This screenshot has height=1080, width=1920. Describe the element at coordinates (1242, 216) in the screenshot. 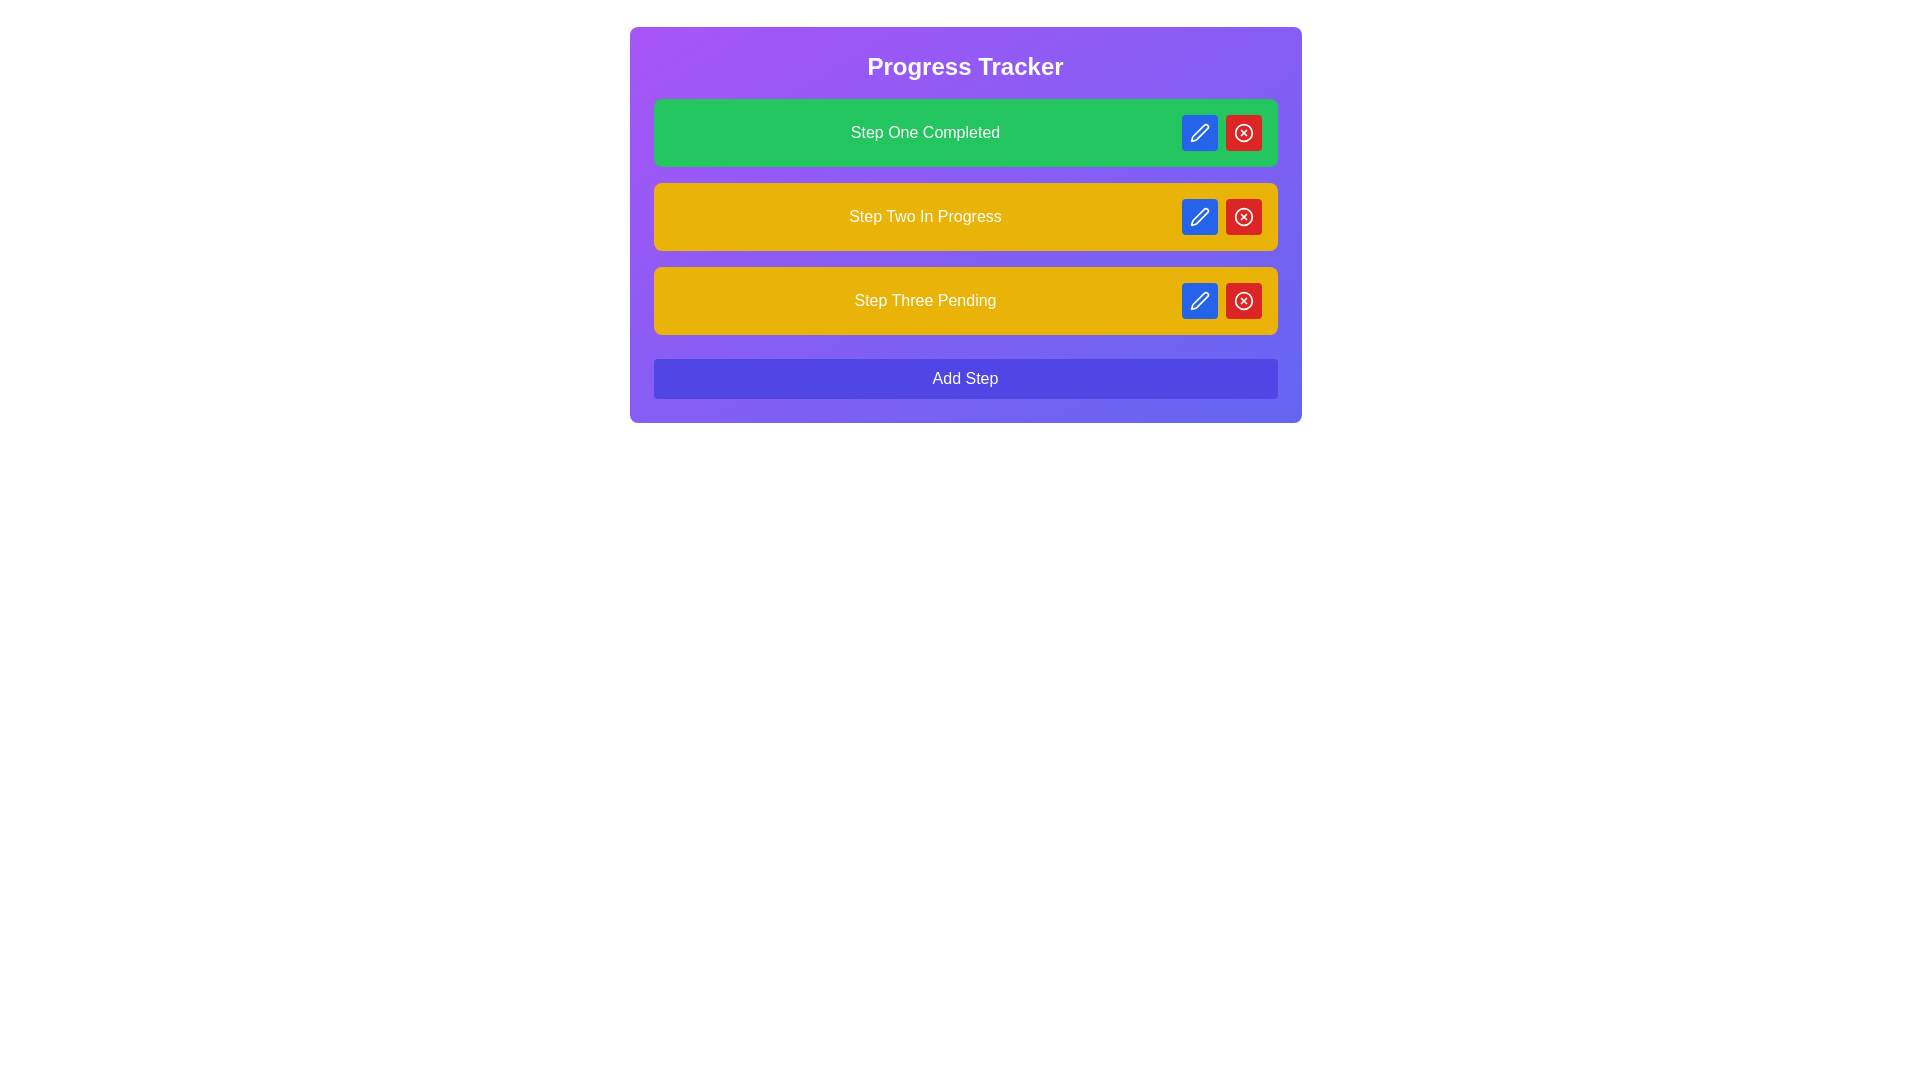

I see `the delete button located on the right-hand side of the section labeled 'Step One Completed'` at that location.